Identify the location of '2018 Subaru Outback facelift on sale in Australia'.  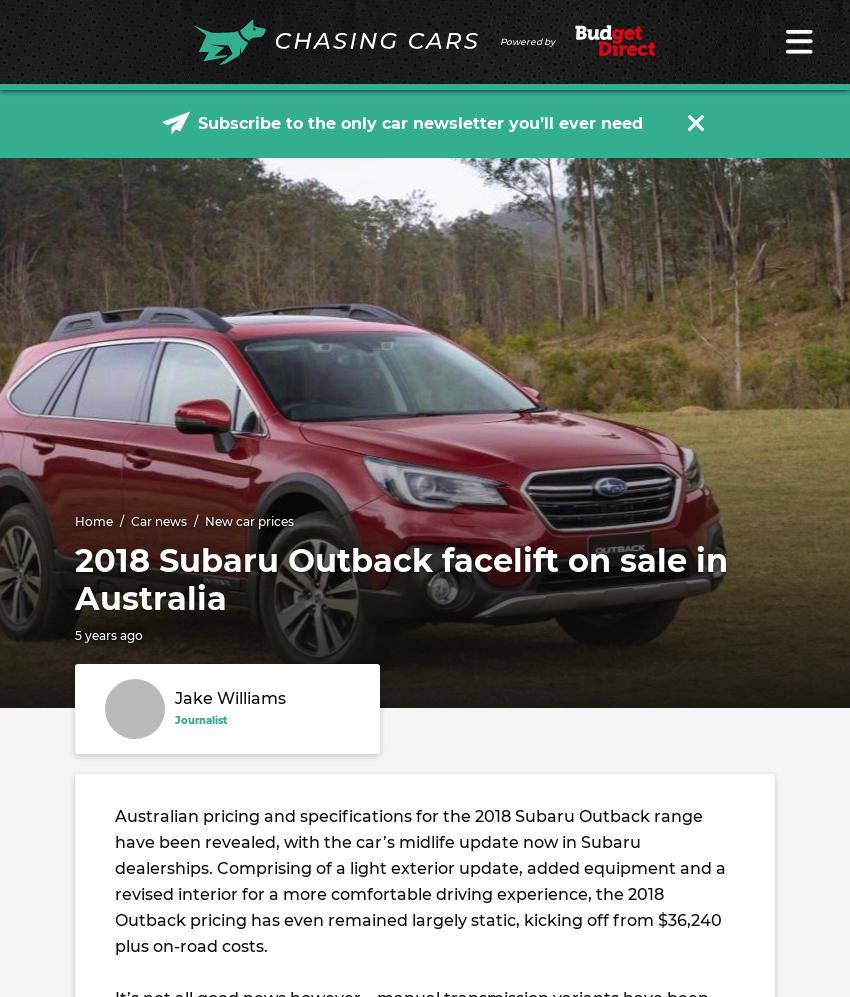
(401, 578).